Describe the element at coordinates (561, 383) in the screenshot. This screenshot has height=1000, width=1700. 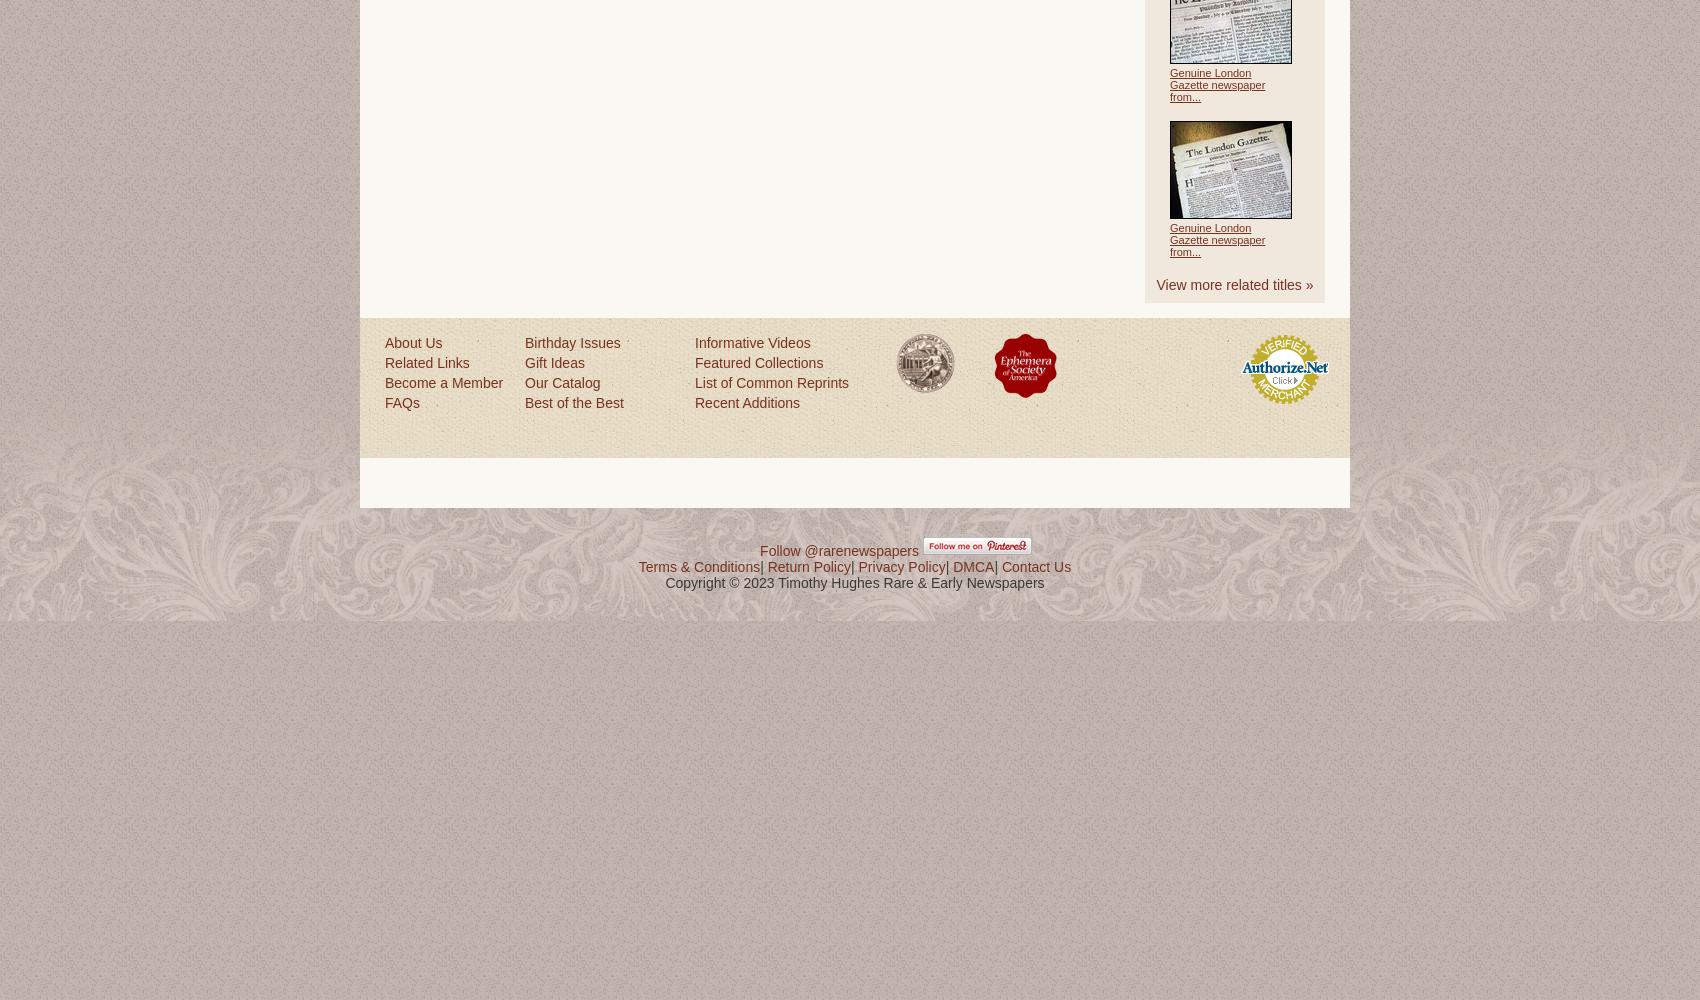
I see `'Our Catalog'` at that location.